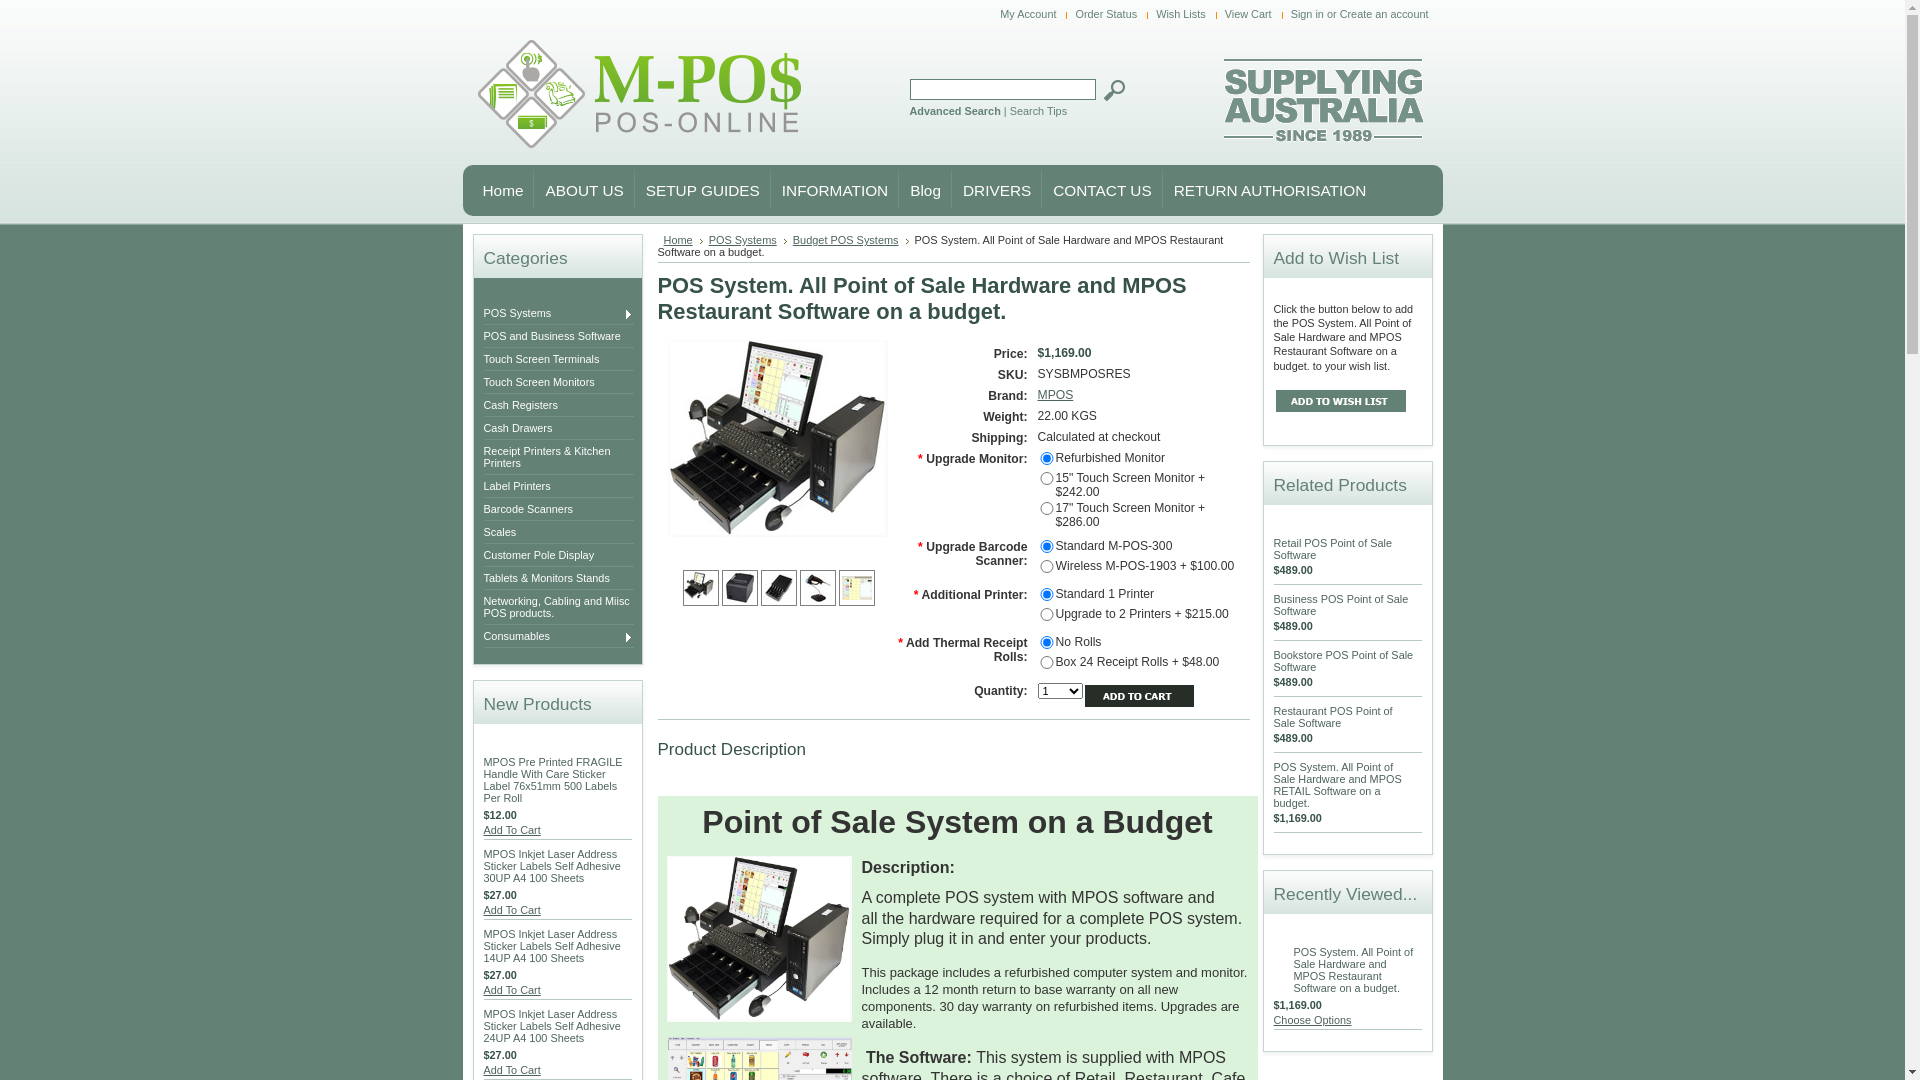 This screenshot has height=1080, width=1920. Describe the element at coordinates (1263, 189) in the screenshot. I see `'RETURN AUTHORISATION'` at that location.